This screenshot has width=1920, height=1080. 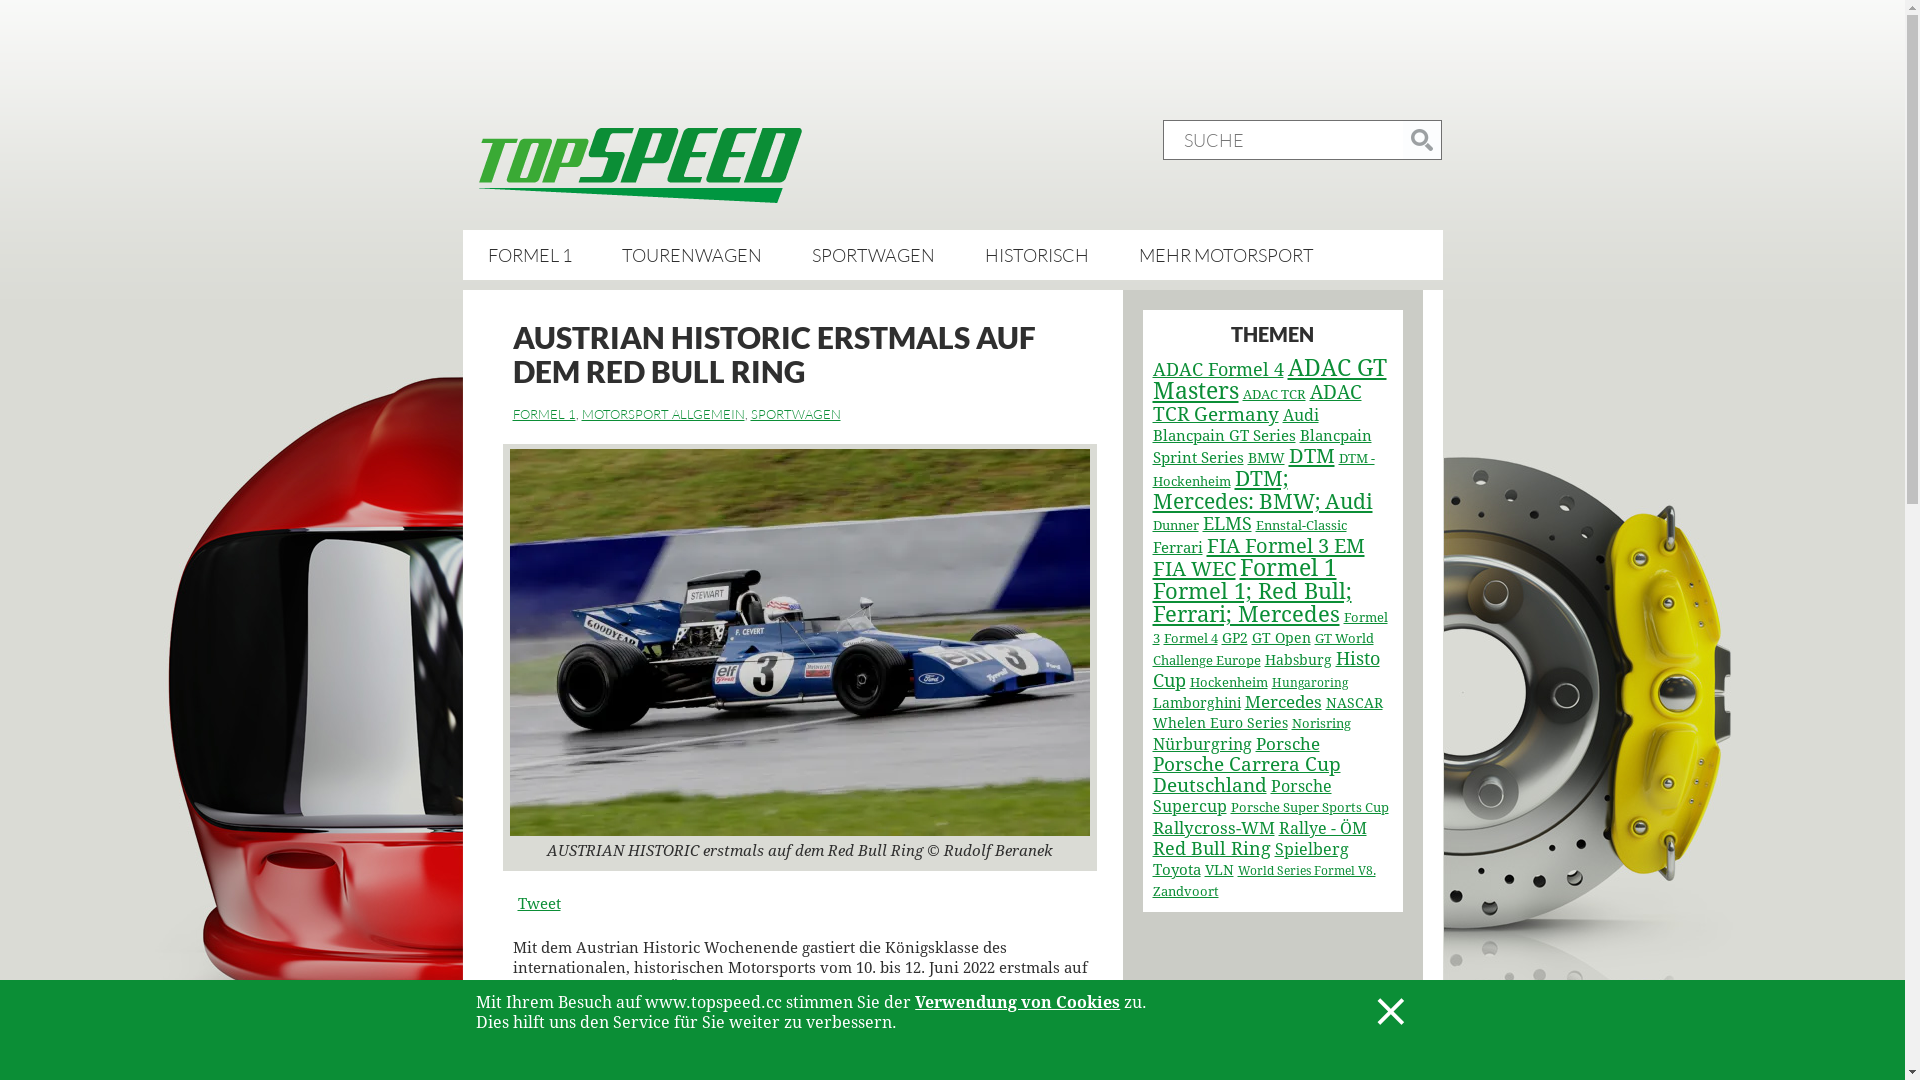 What do you see at coordinates (1203, 869) in the screenshot?
I see `'VLN'` at bounding box center [1203, 869].